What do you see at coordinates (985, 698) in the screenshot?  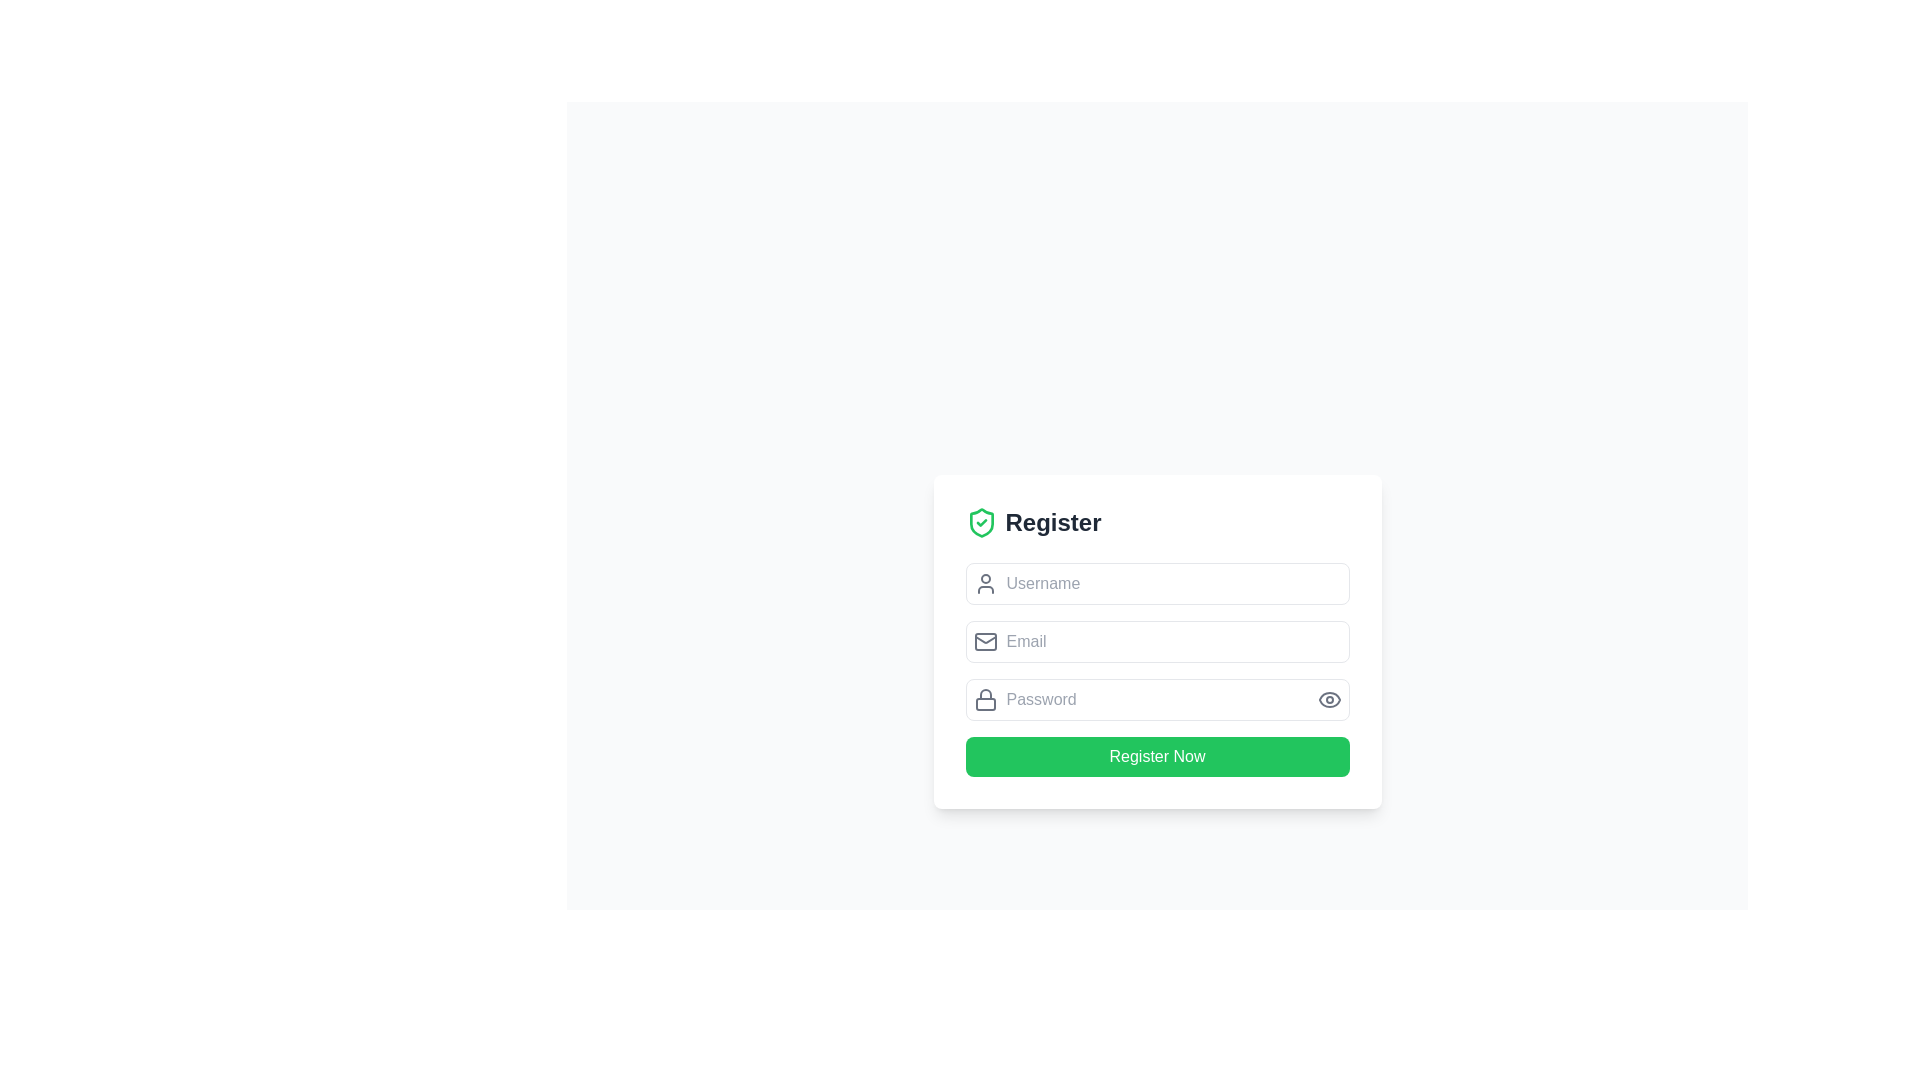 I see `the lock icon located within the password input field, which is styled with a simple outline design and positioned to the left of the placeholder text` at bounding box center [985, 698].